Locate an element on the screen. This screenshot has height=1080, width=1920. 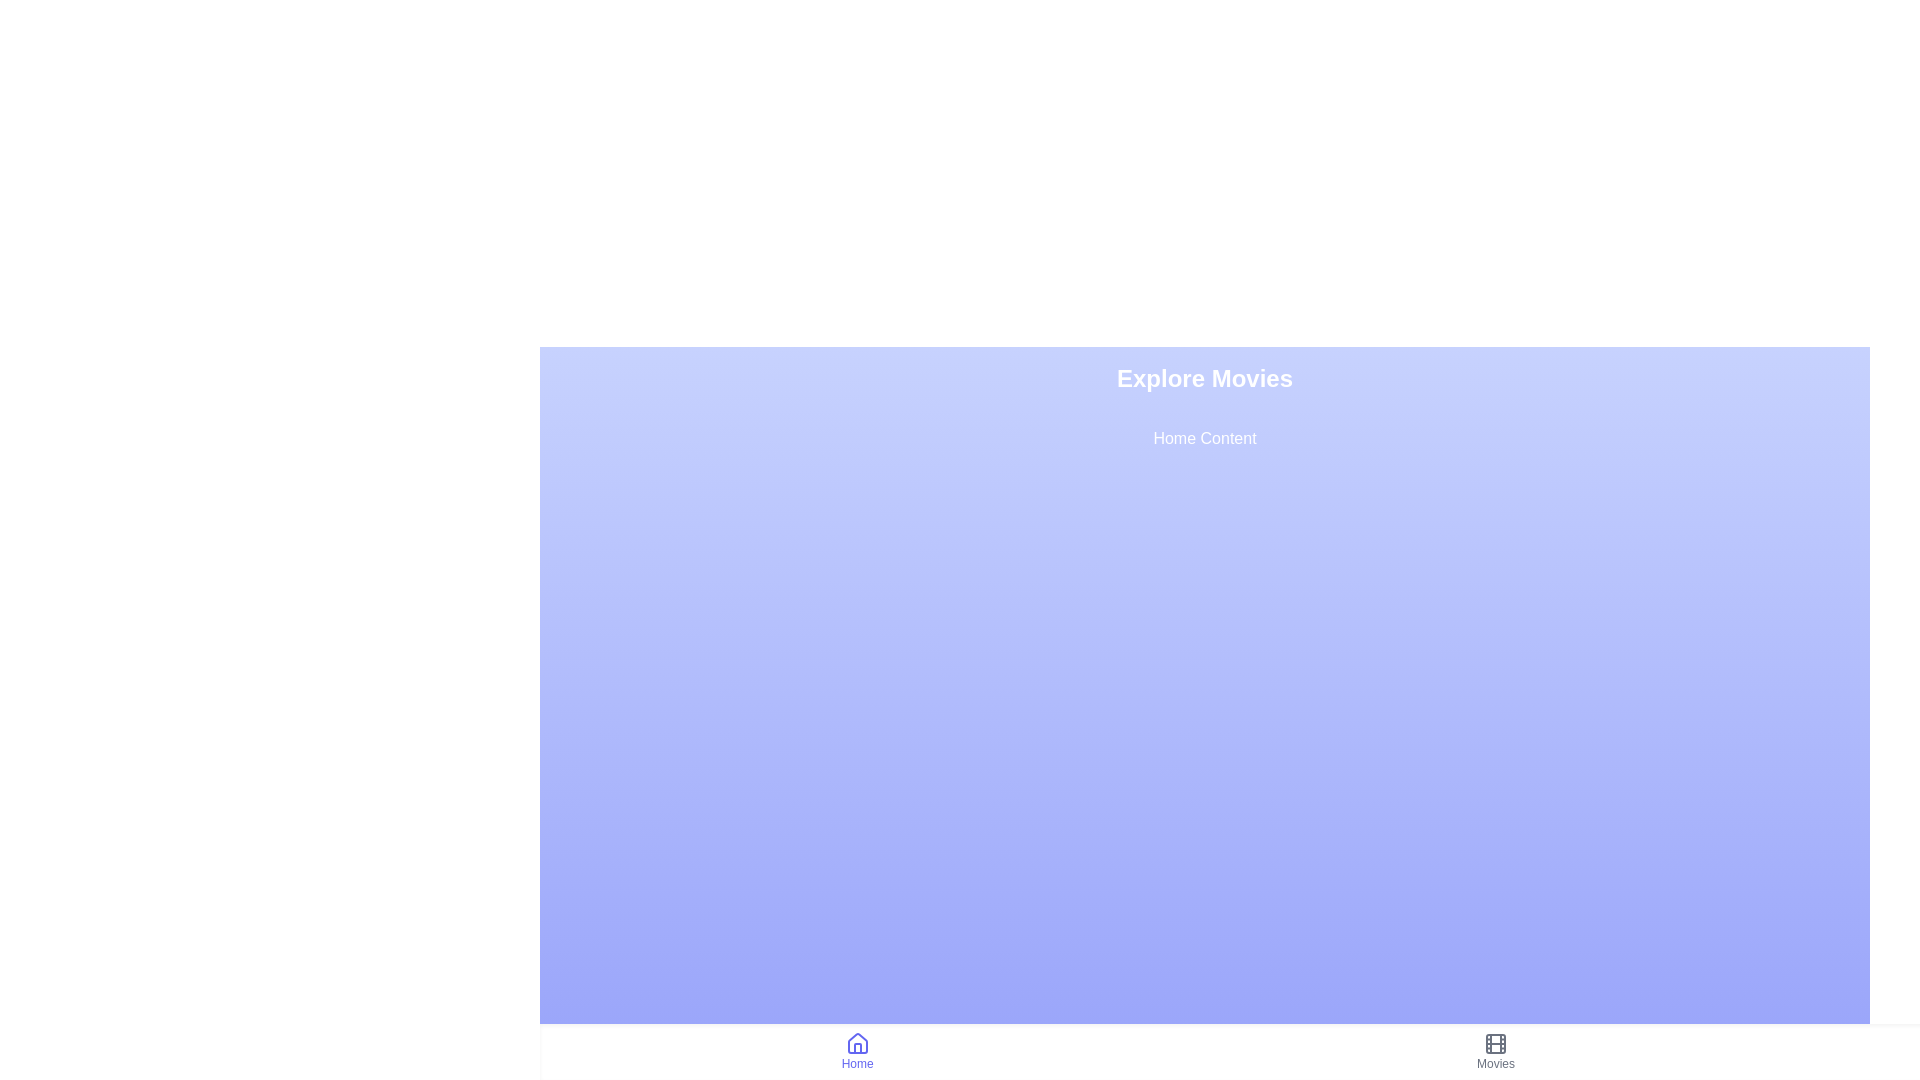
text from the centered 'Home Content' text label displaying in white on a light blue gradient background is located at coordinates (1203, 438).